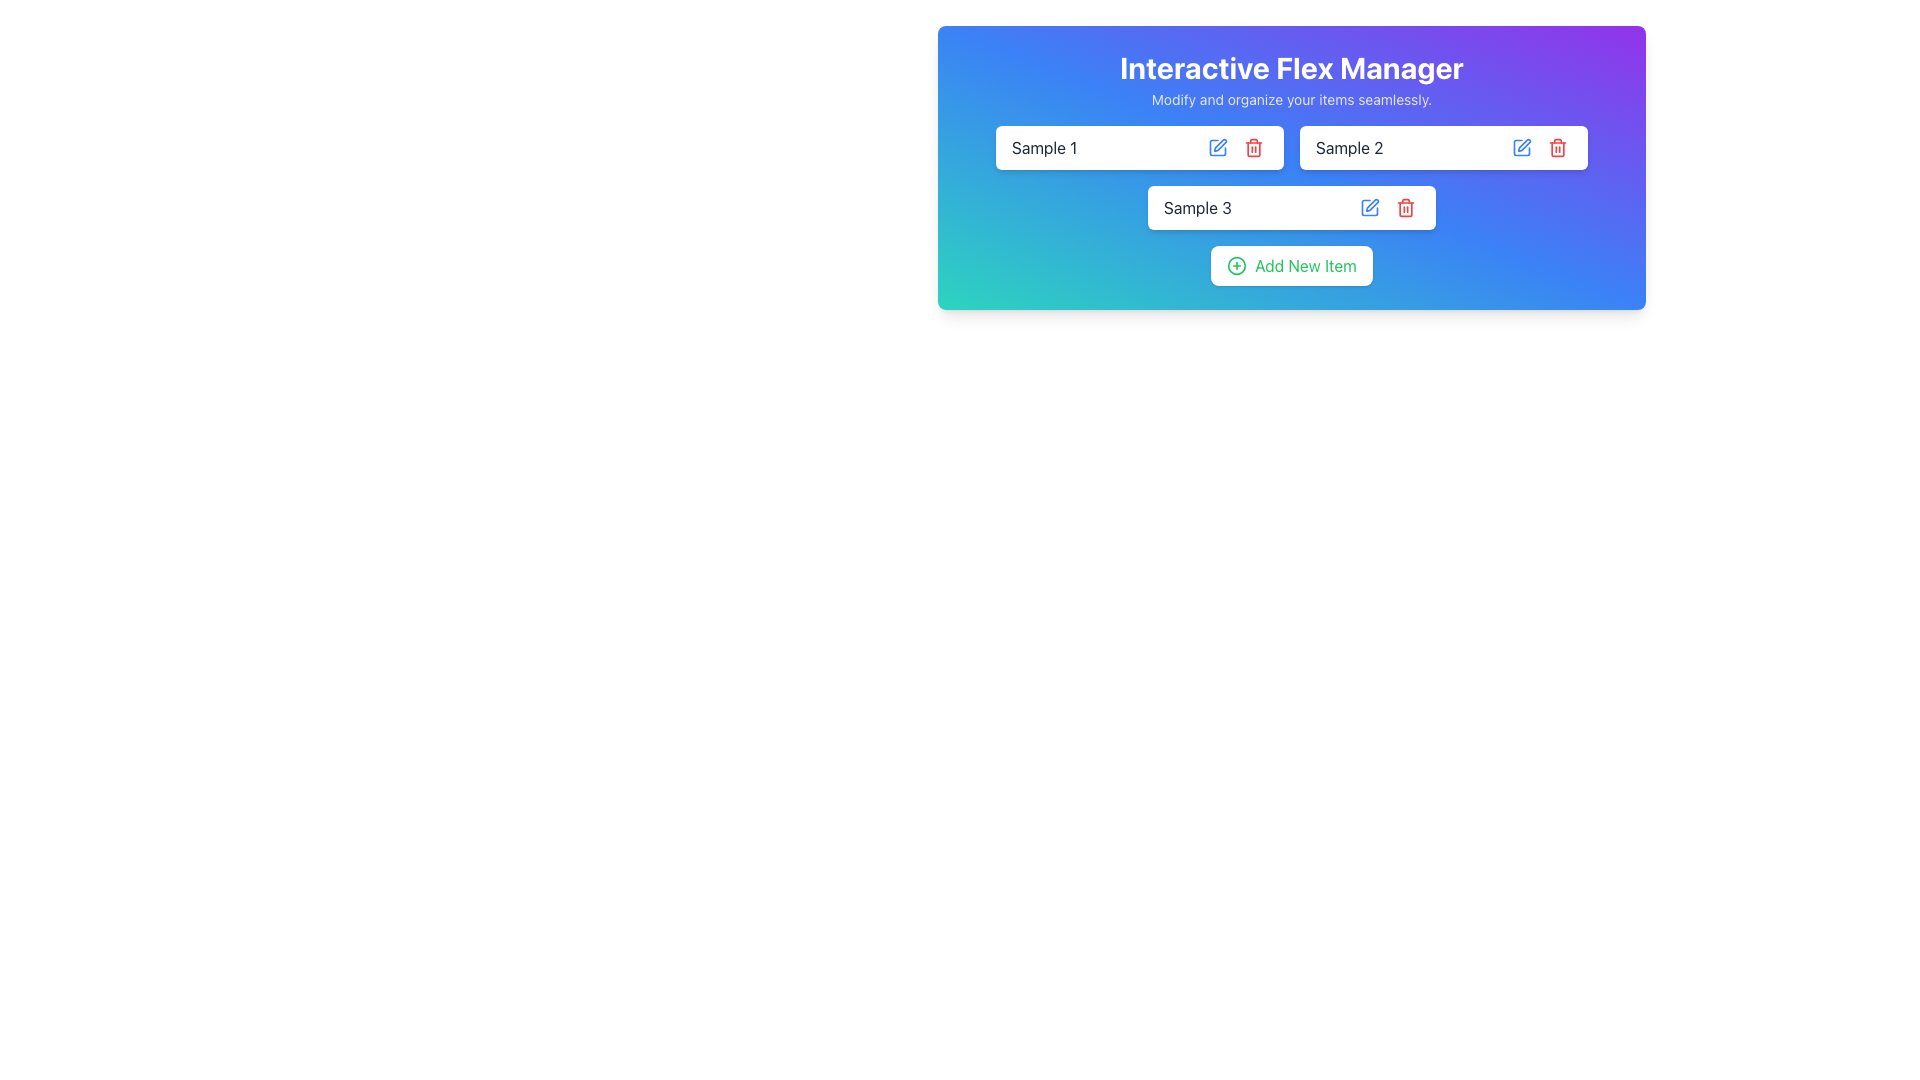  Describe the element at coordinates (1368, 208) in the screenshot. I see `the edit icon located to the right of the text 'Sample 3' to initiate editing the associated item` at that location.